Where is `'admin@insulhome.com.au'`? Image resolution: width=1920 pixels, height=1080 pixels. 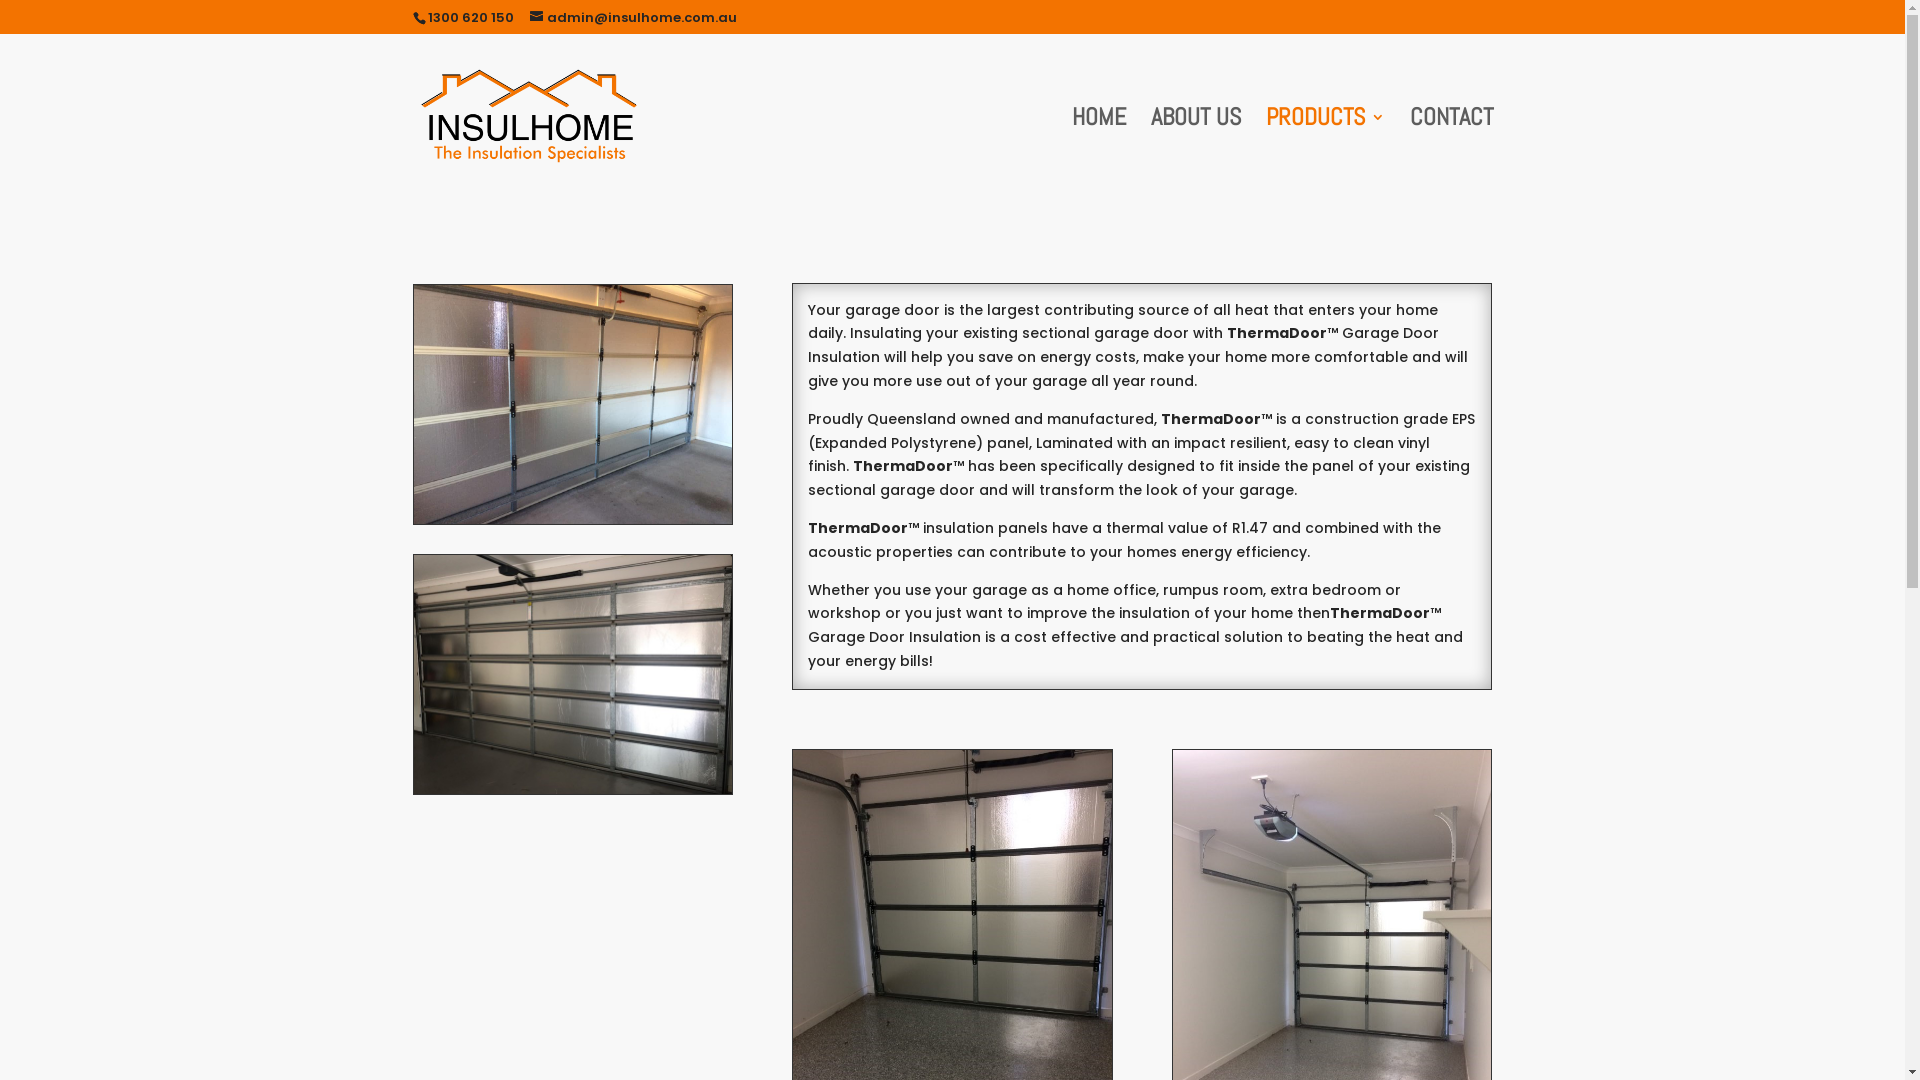 'admin@insulhome.com.au' is located at coordinates (529, 17).